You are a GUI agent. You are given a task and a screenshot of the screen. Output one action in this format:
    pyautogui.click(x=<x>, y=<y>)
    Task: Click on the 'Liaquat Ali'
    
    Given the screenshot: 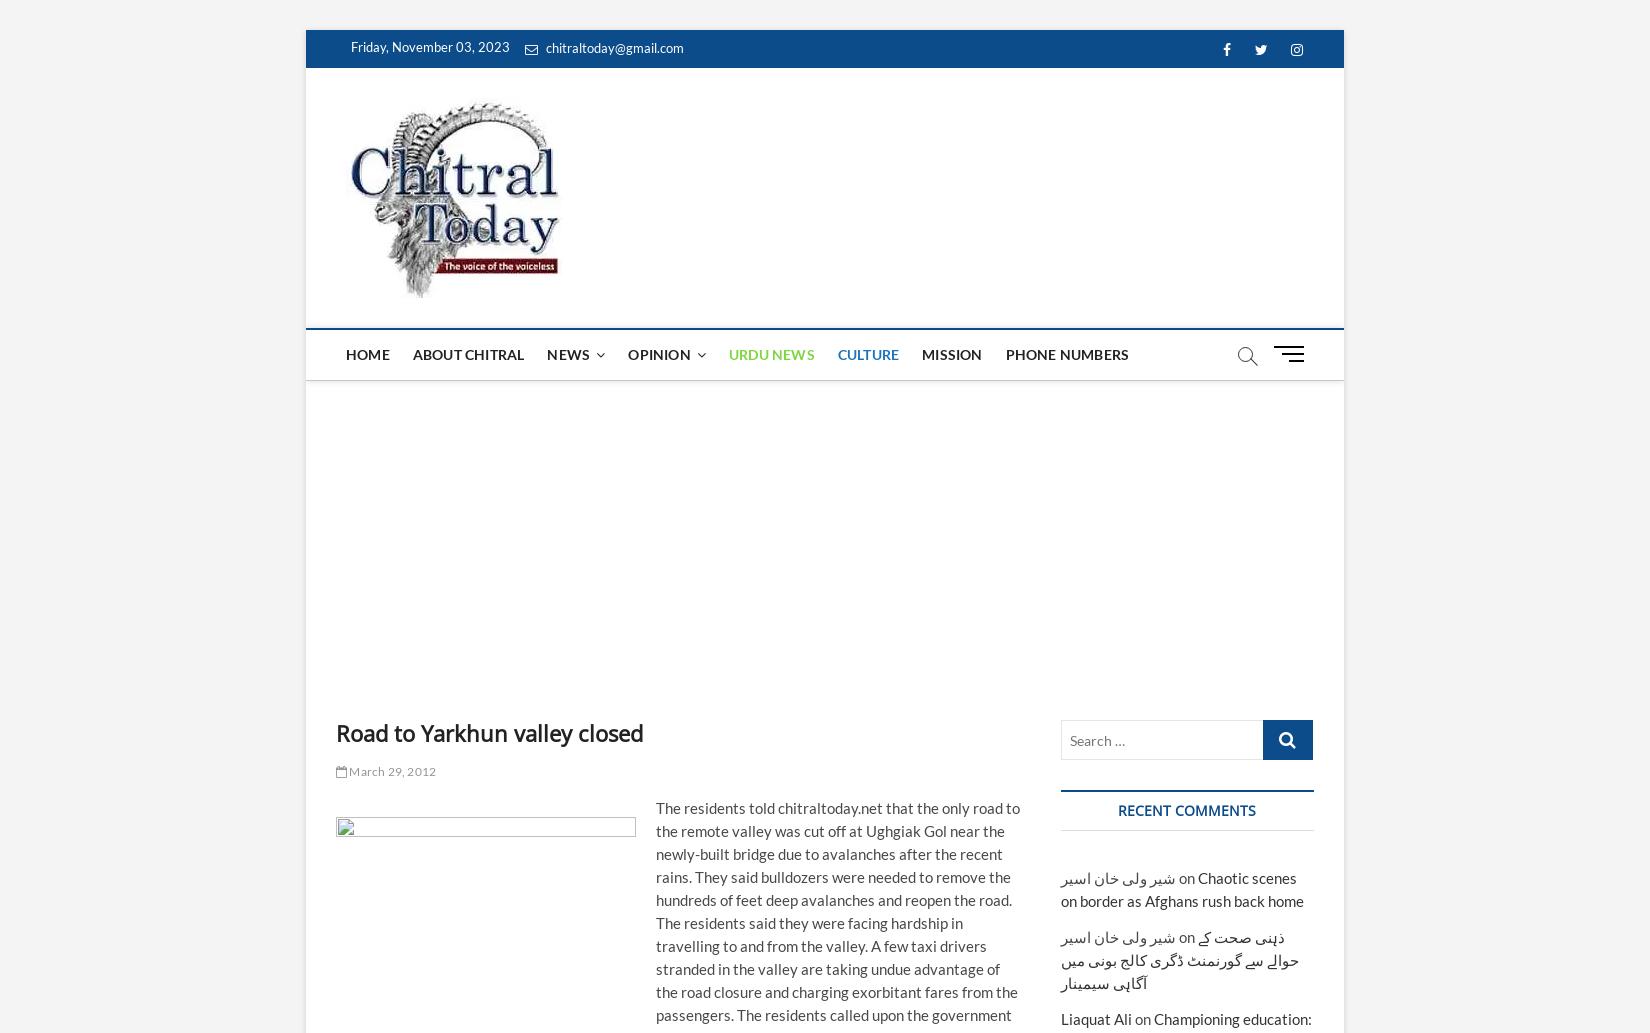 What is the action you would take?
    pyautogui.click(x=1095, y=1017)
    